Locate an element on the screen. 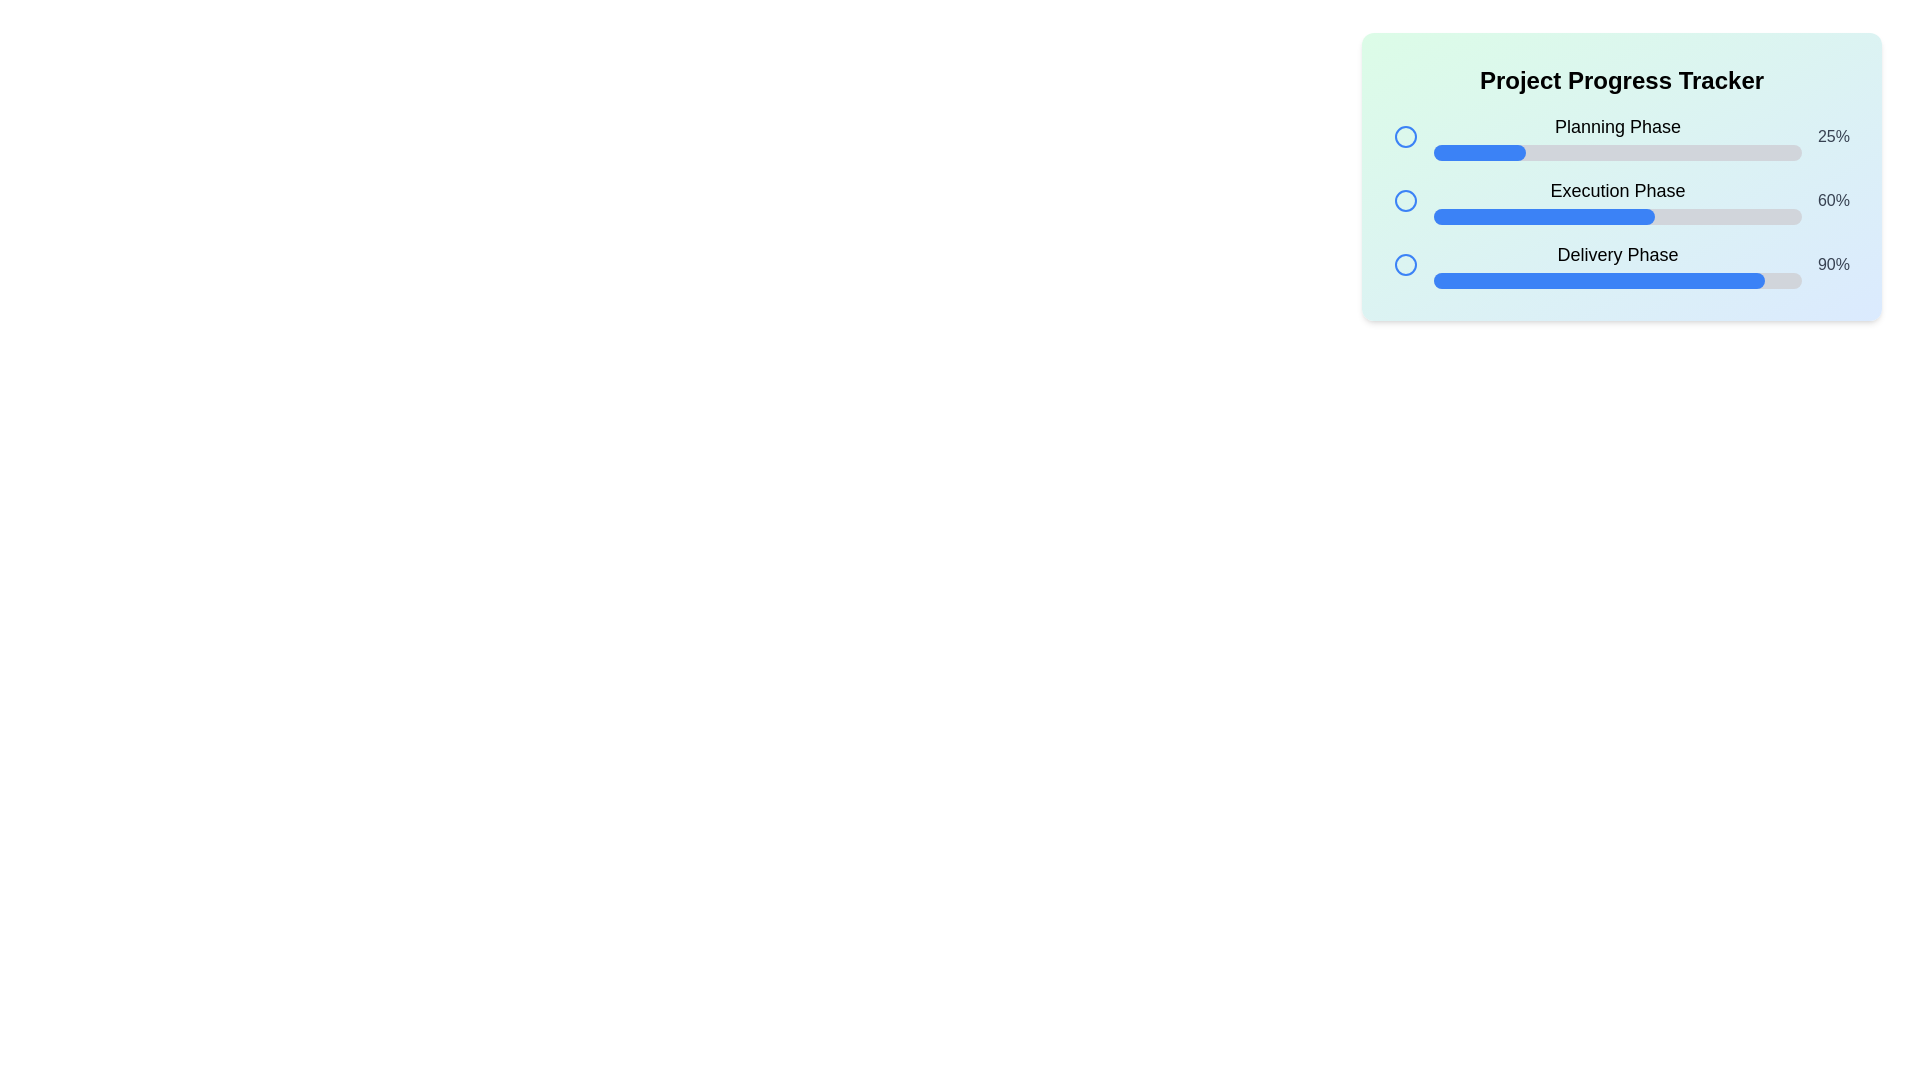  the filled portion of the progress bar segment labeled 'Planning Phase' that visually represents 25% completion is located at coordinates (1478, 152).